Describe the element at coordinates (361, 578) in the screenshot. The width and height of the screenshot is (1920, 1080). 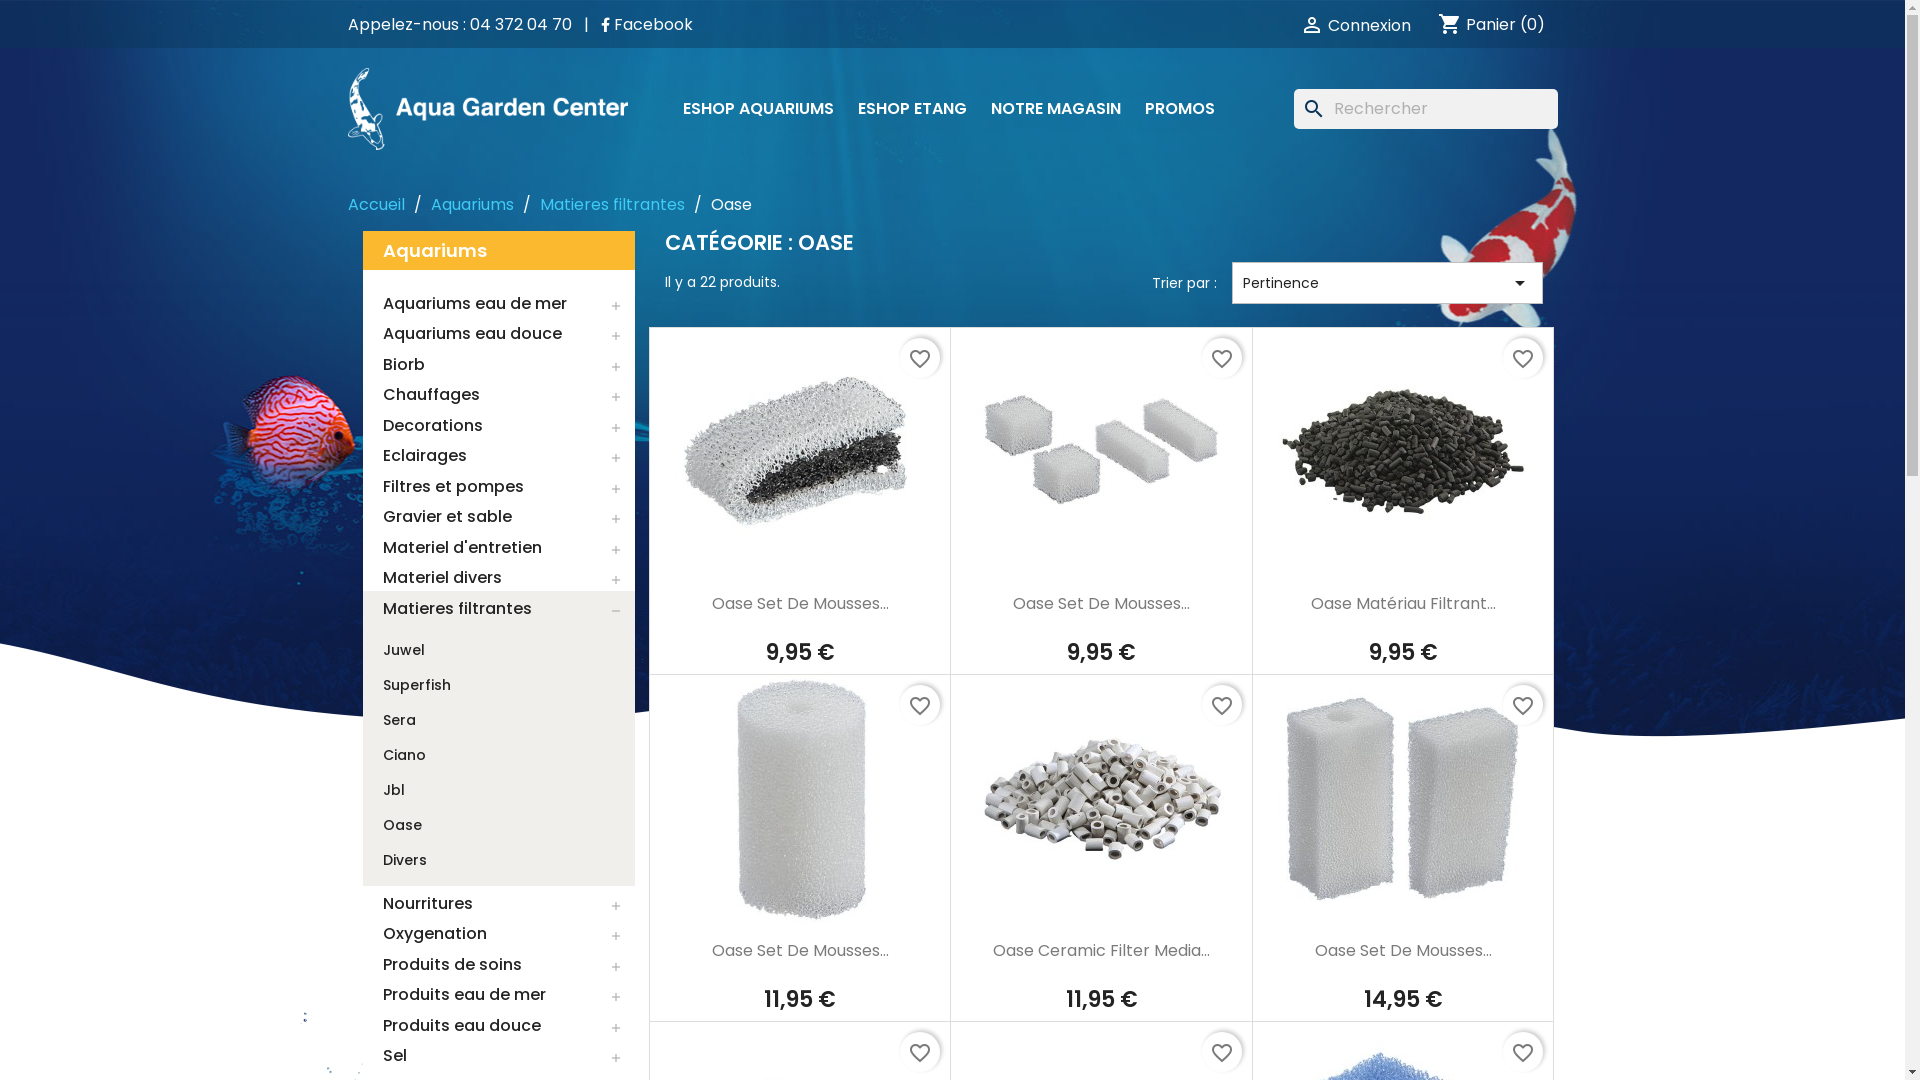
I see `'Materiel divers'` at that location.